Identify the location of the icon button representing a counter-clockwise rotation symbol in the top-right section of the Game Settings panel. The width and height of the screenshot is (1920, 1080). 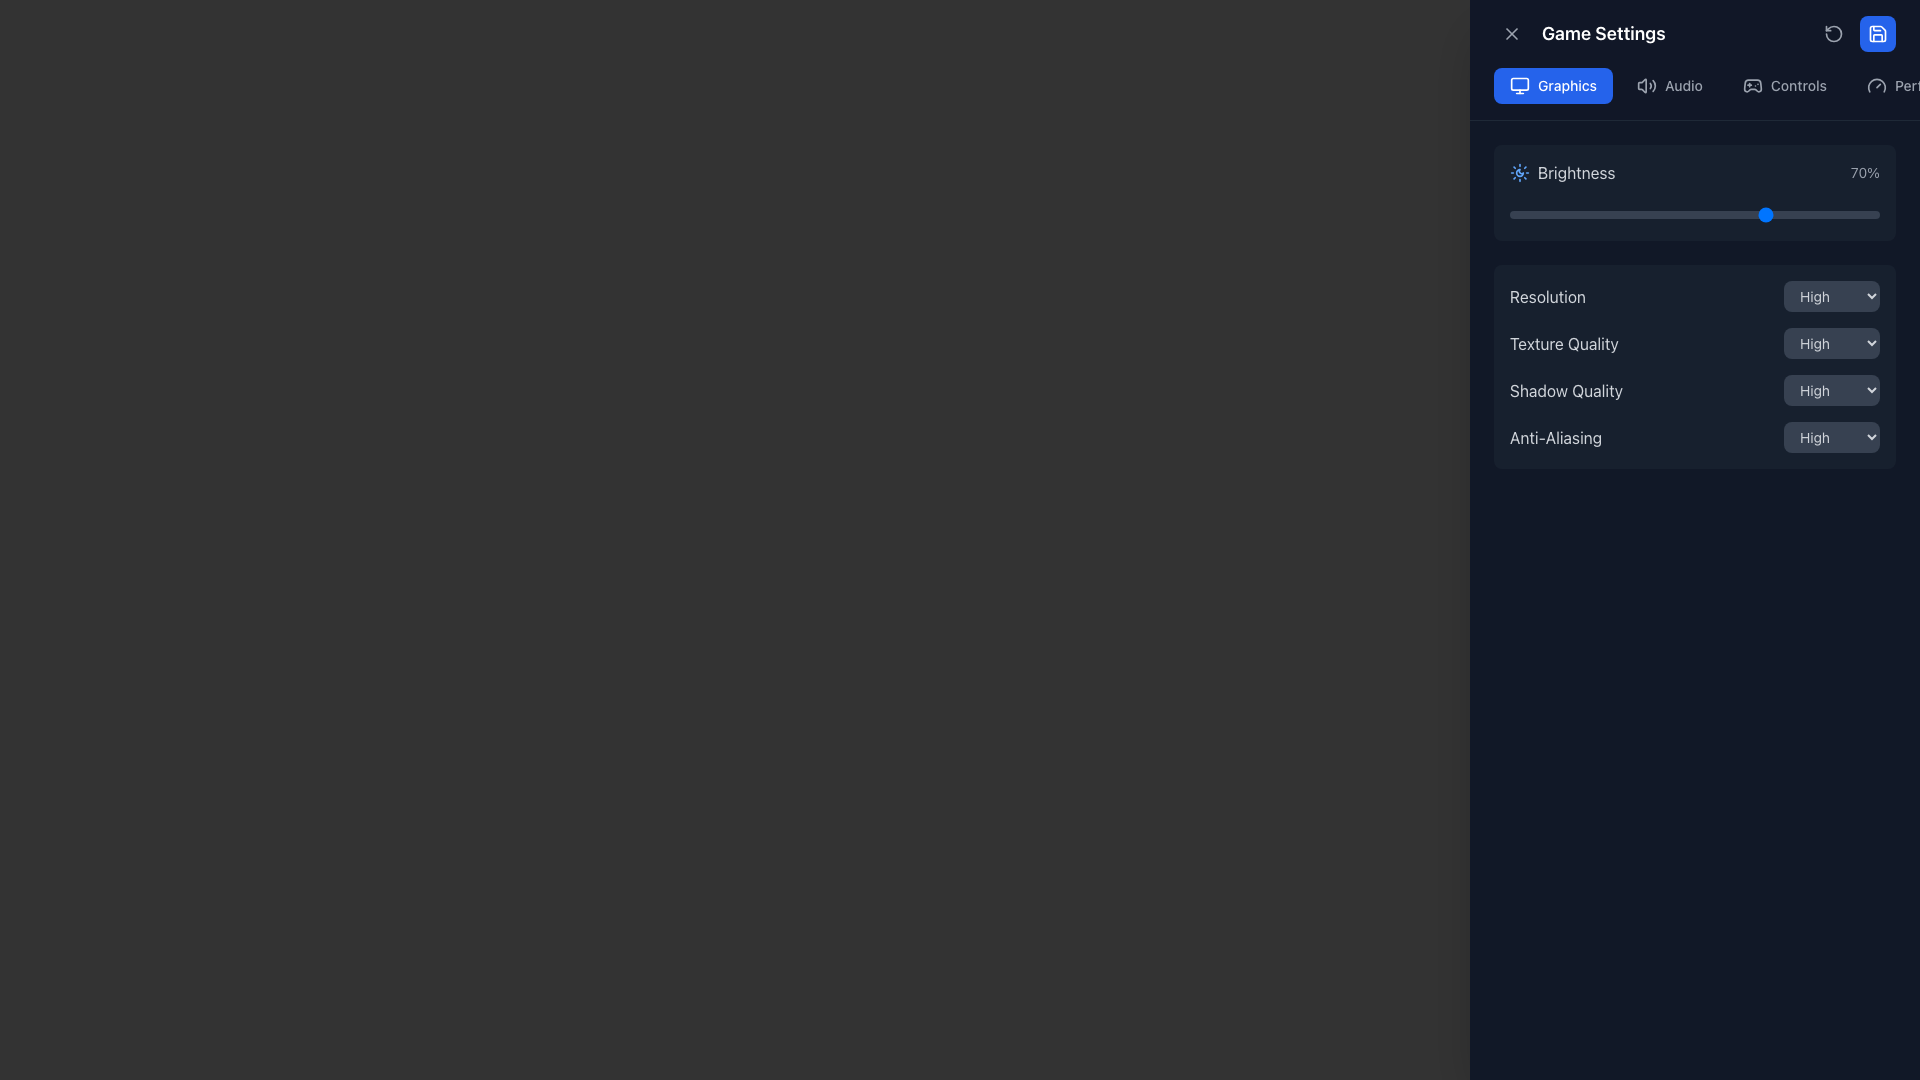
(1833, 34).